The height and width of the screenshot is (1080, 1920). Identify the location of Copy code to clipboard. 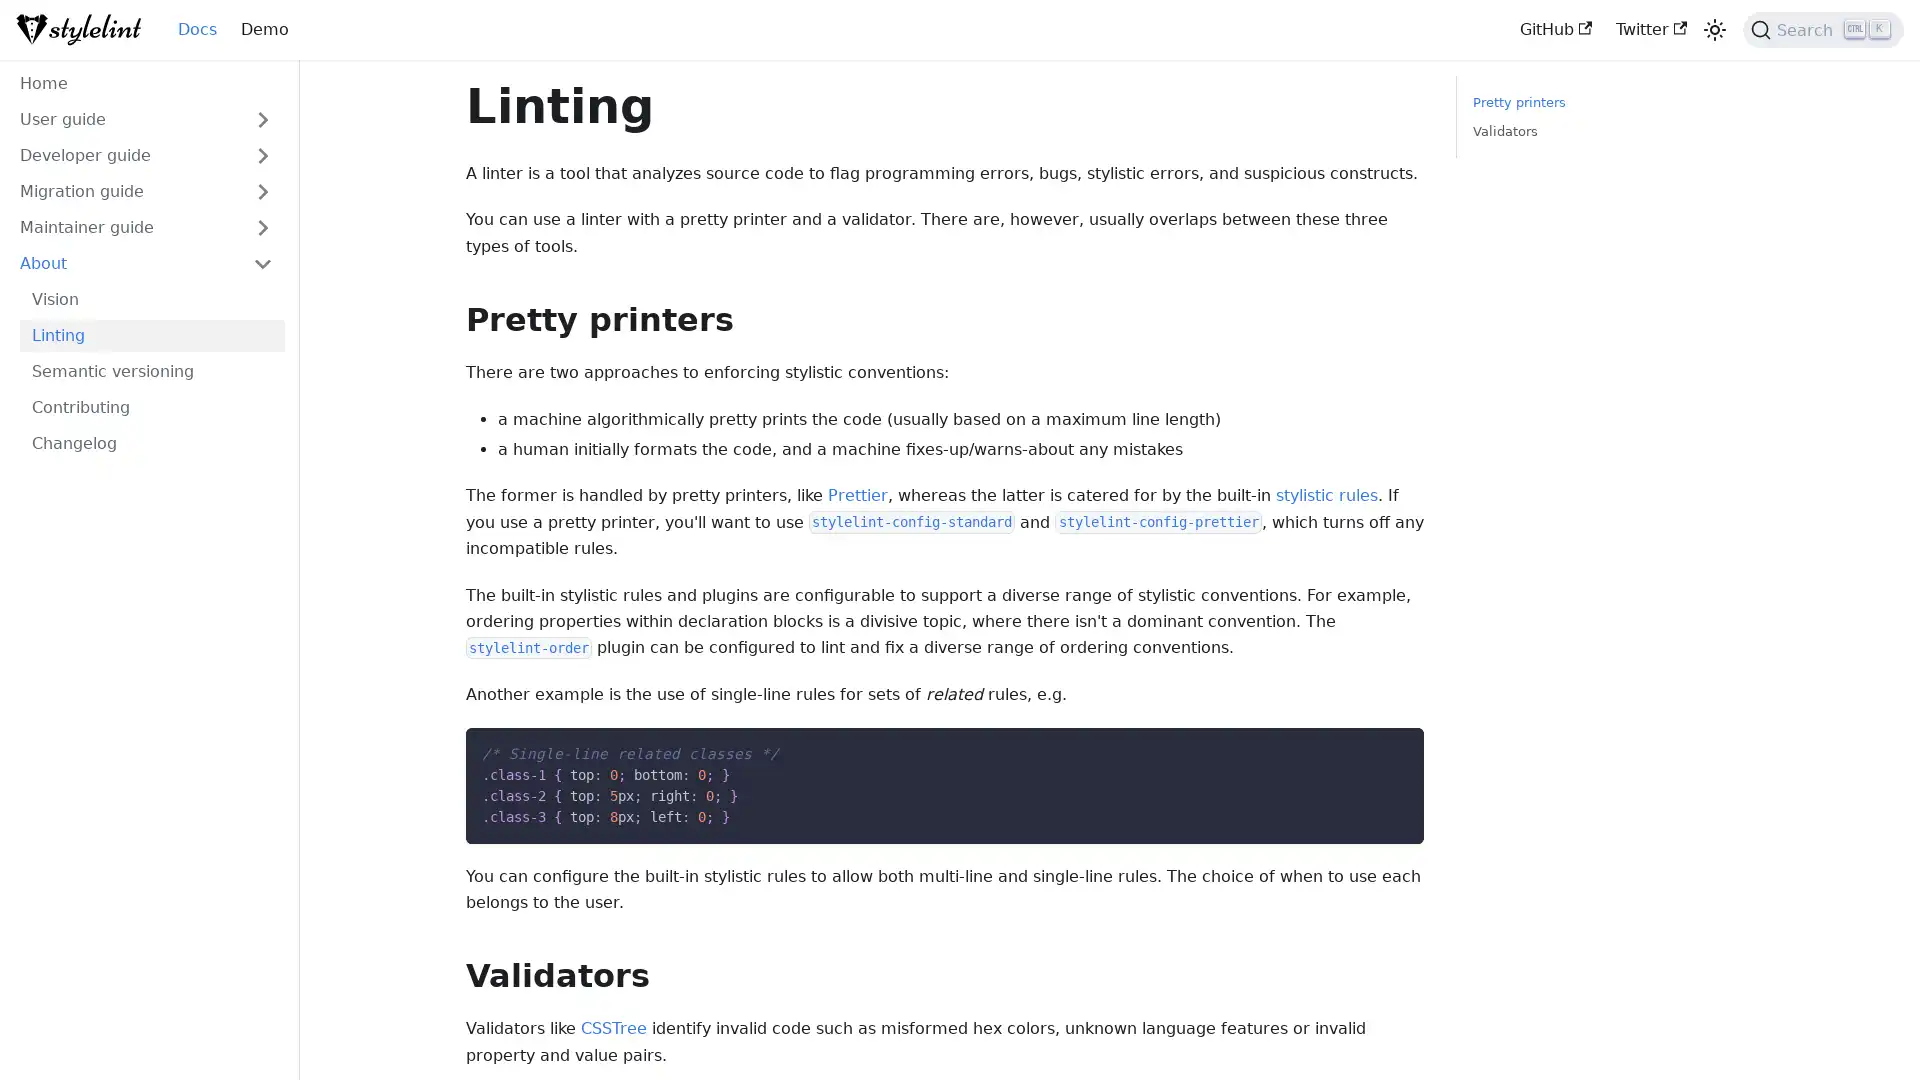
(1398, 752).